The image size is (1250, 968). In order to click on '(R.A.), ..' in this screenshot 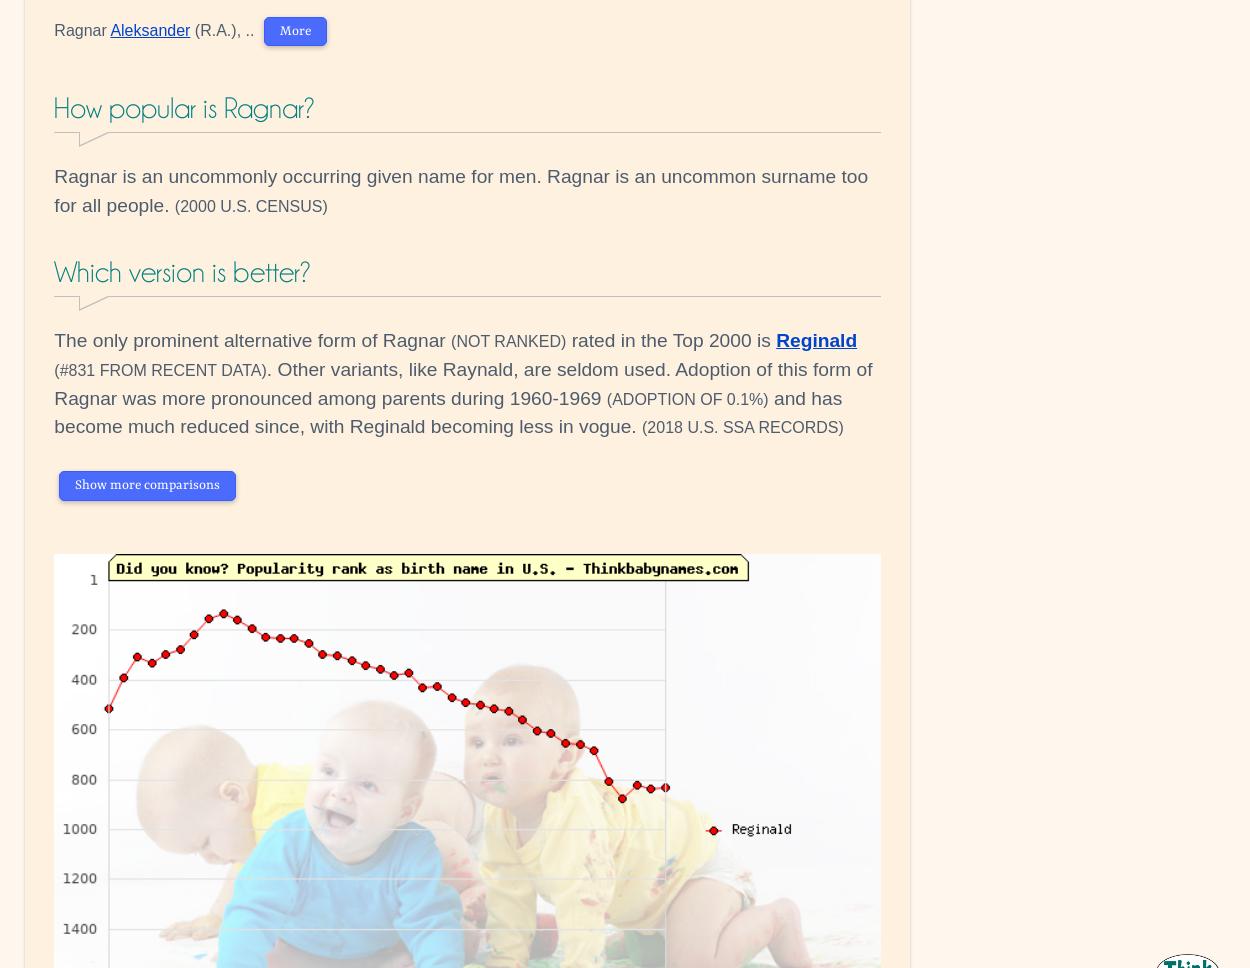, I will do `click(224, 29)`.